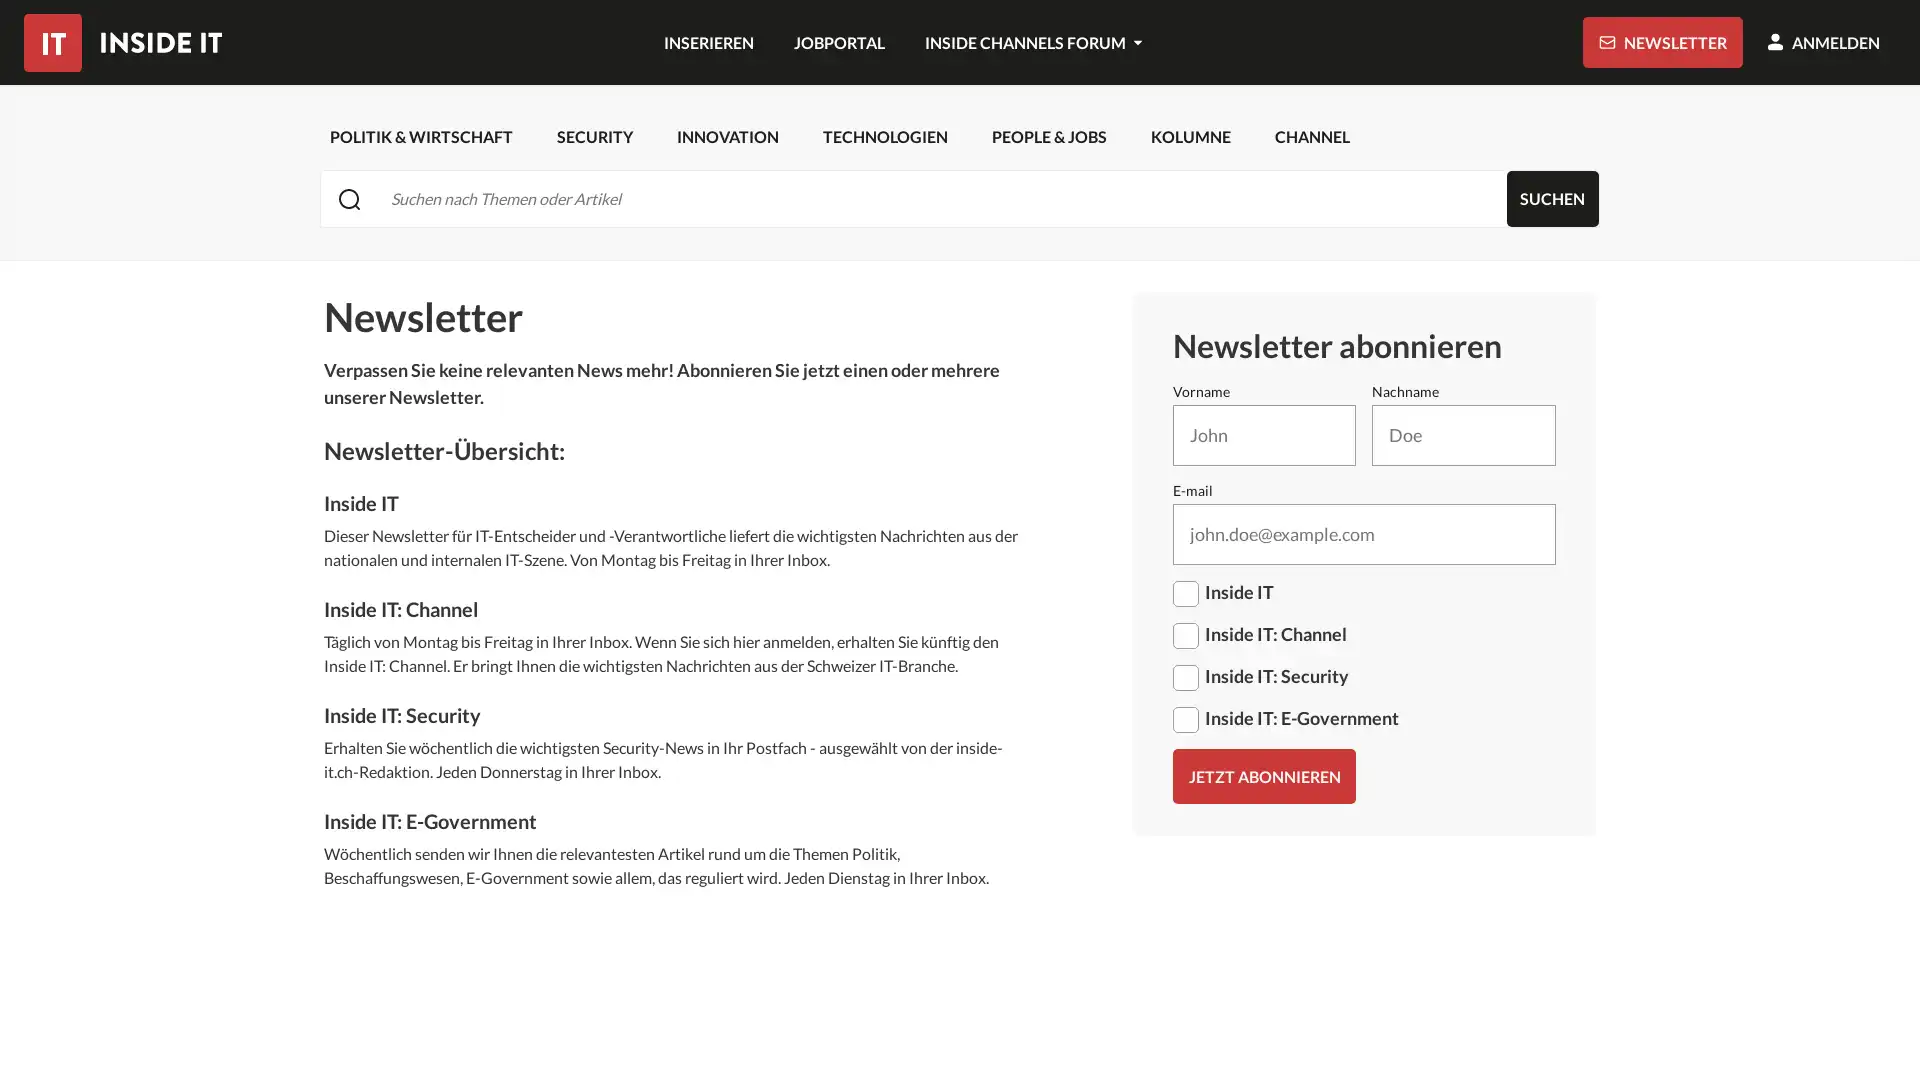  I want to click on SUCHEN, so click(1551, 199).